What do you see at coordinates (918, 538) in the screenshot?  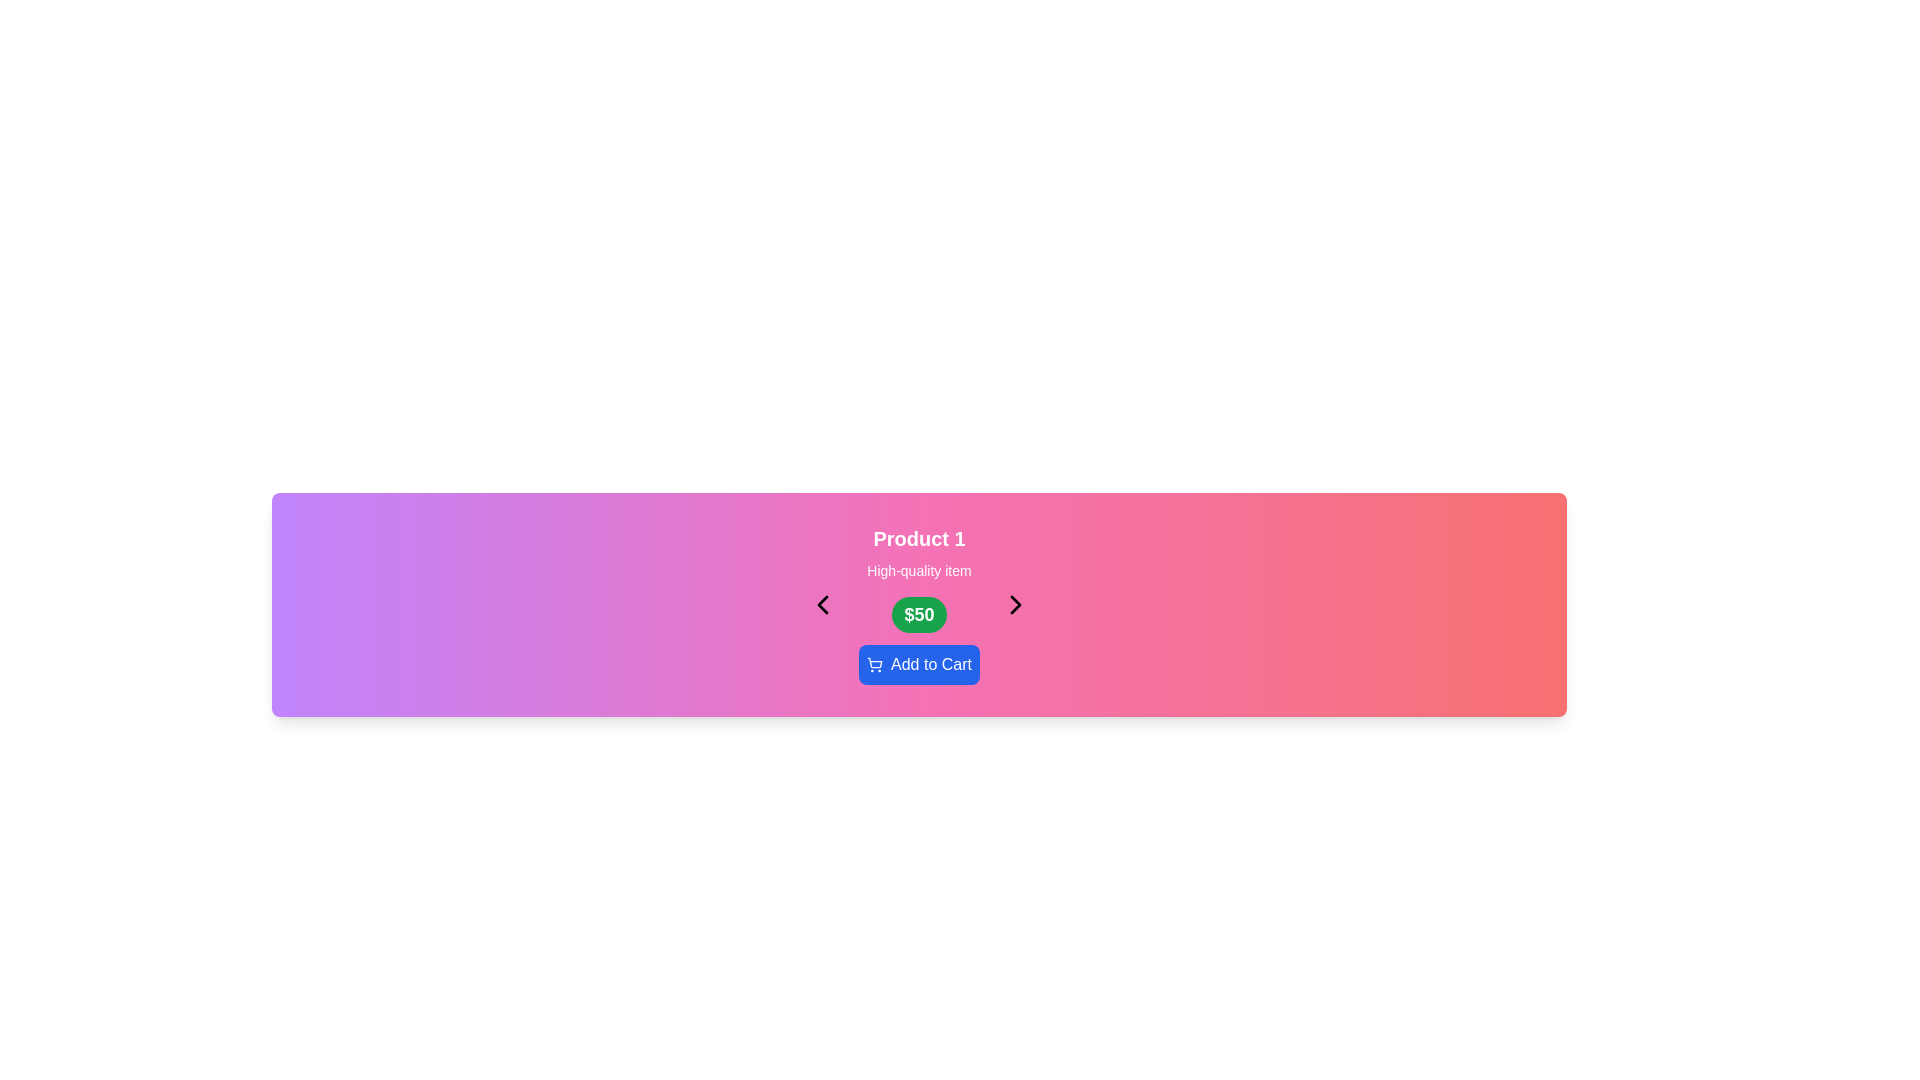 I see `text label at the top center of the product display, which serves as the title or identifier of the product` at bounding box center [918, 538].